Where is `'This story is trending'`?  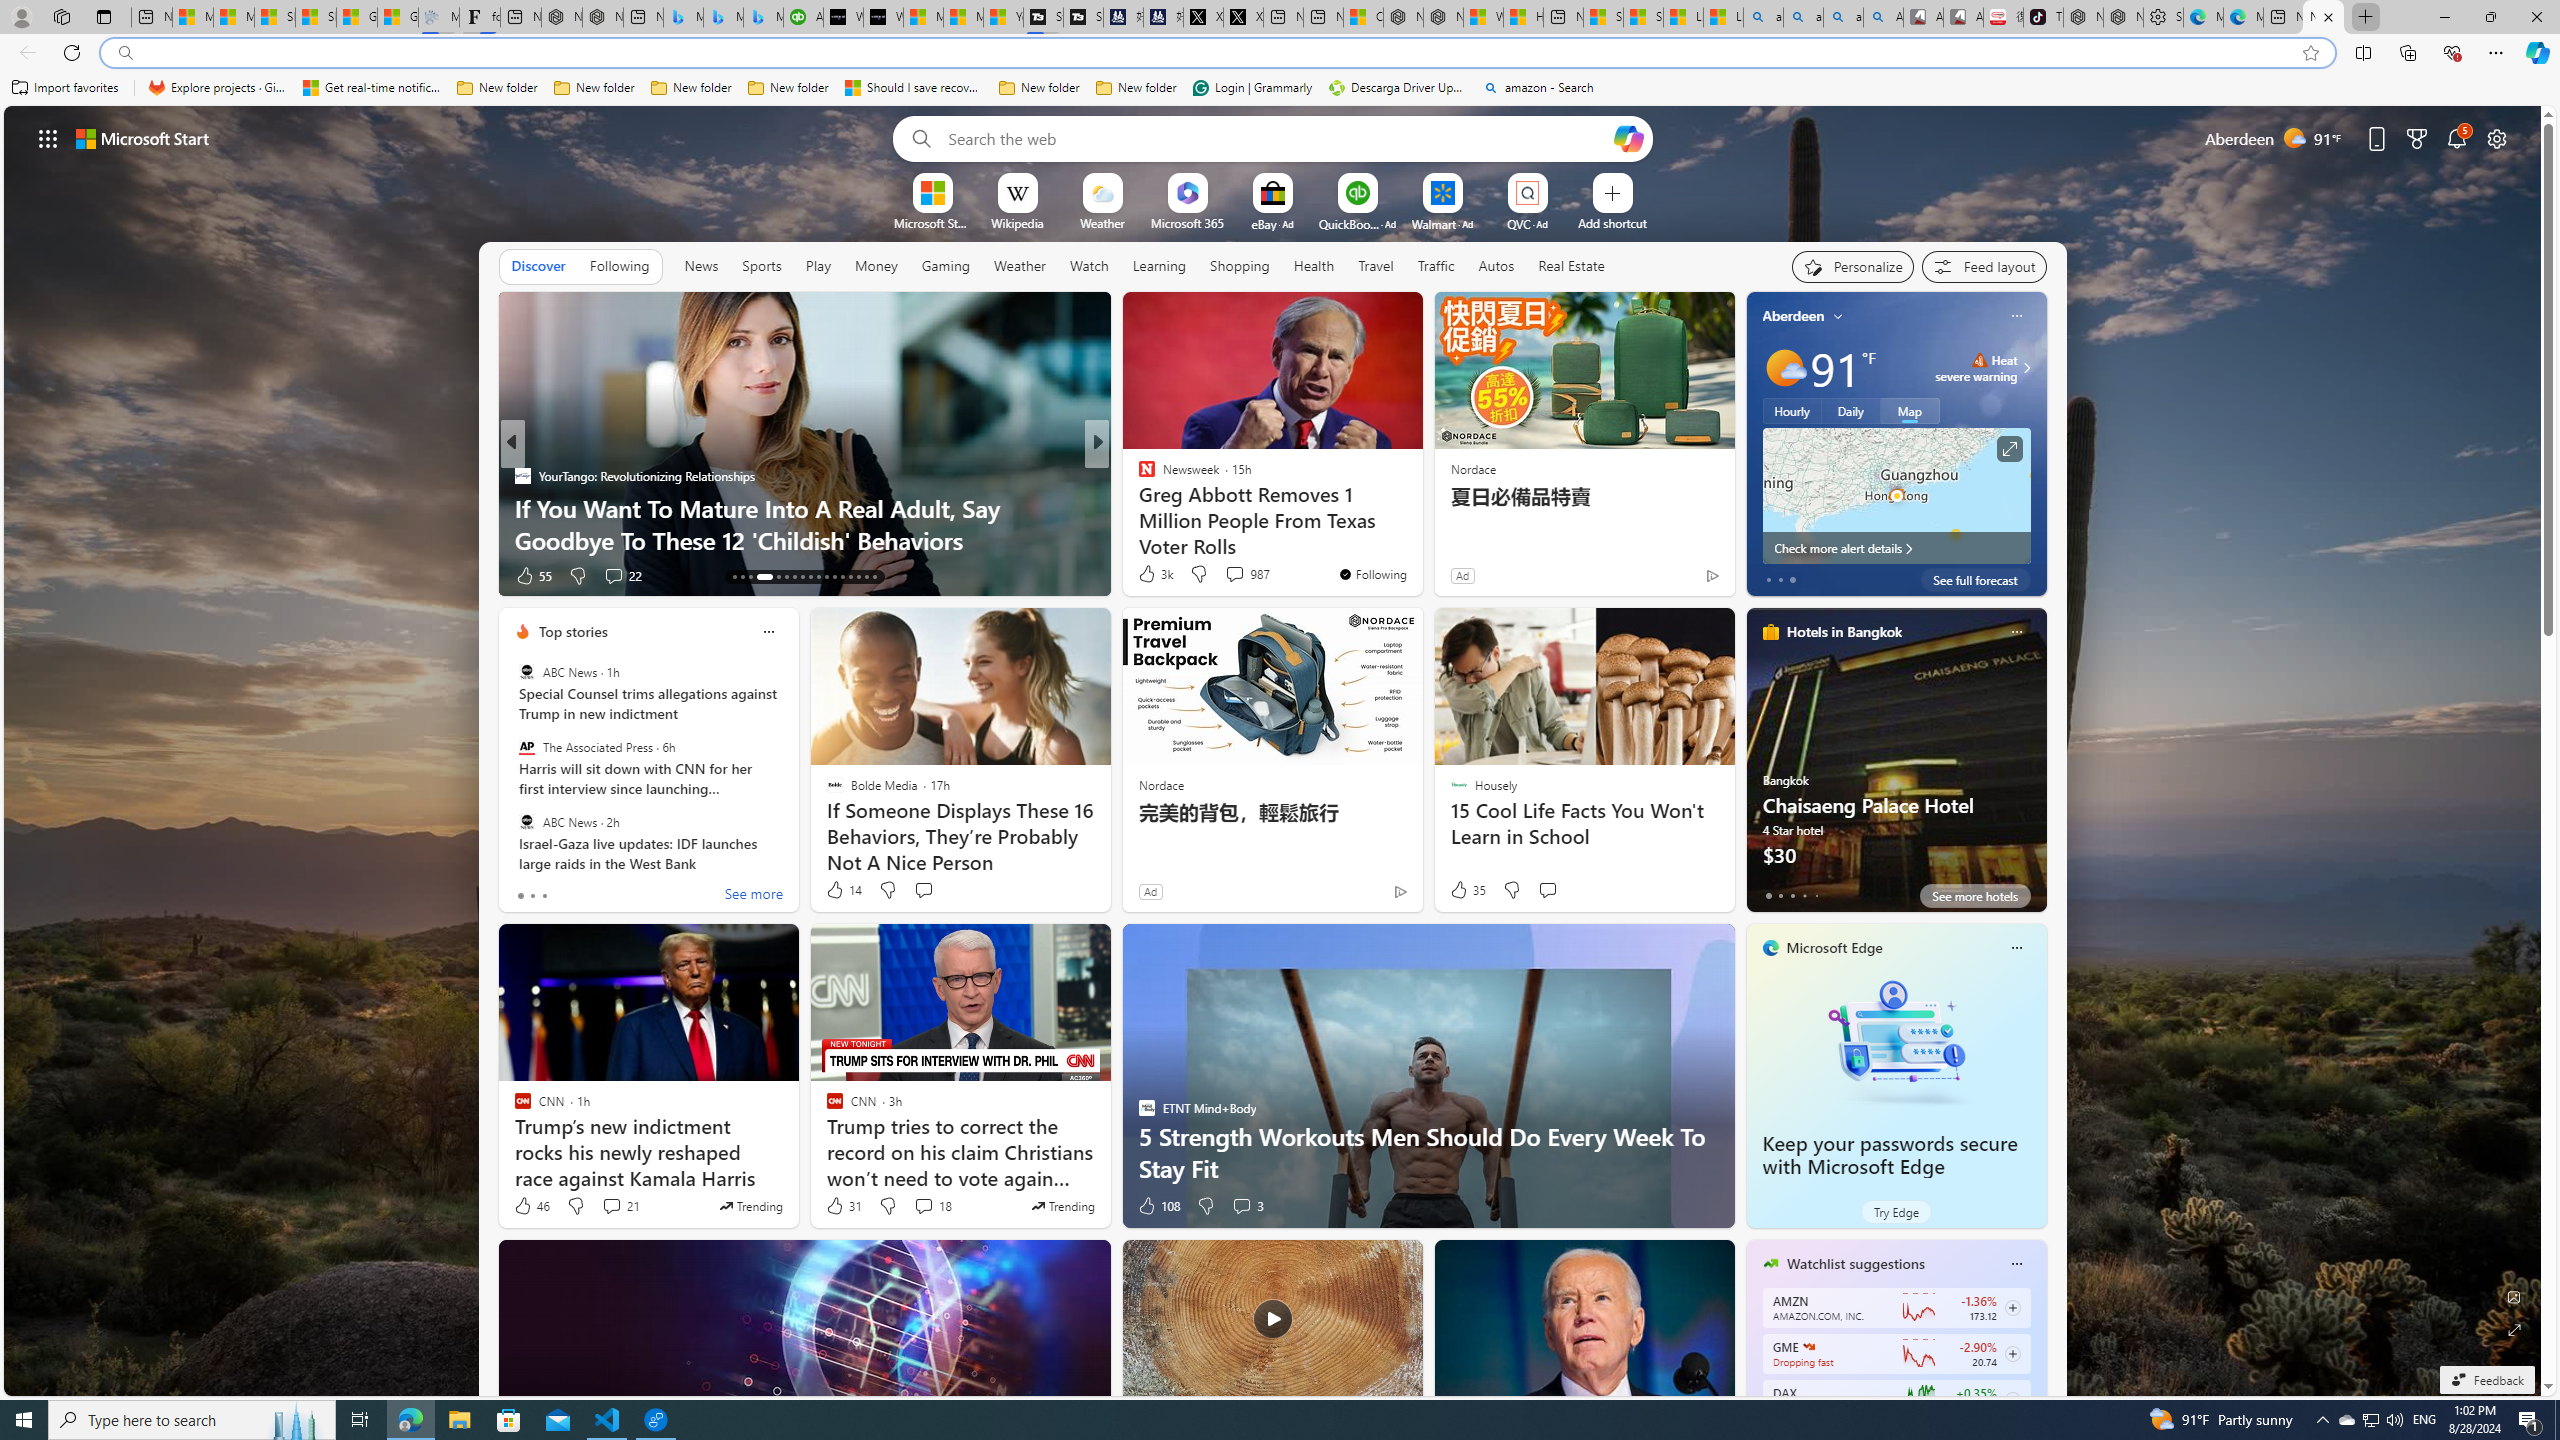
'This story is trending' is located at coordinates (1061, 1206).